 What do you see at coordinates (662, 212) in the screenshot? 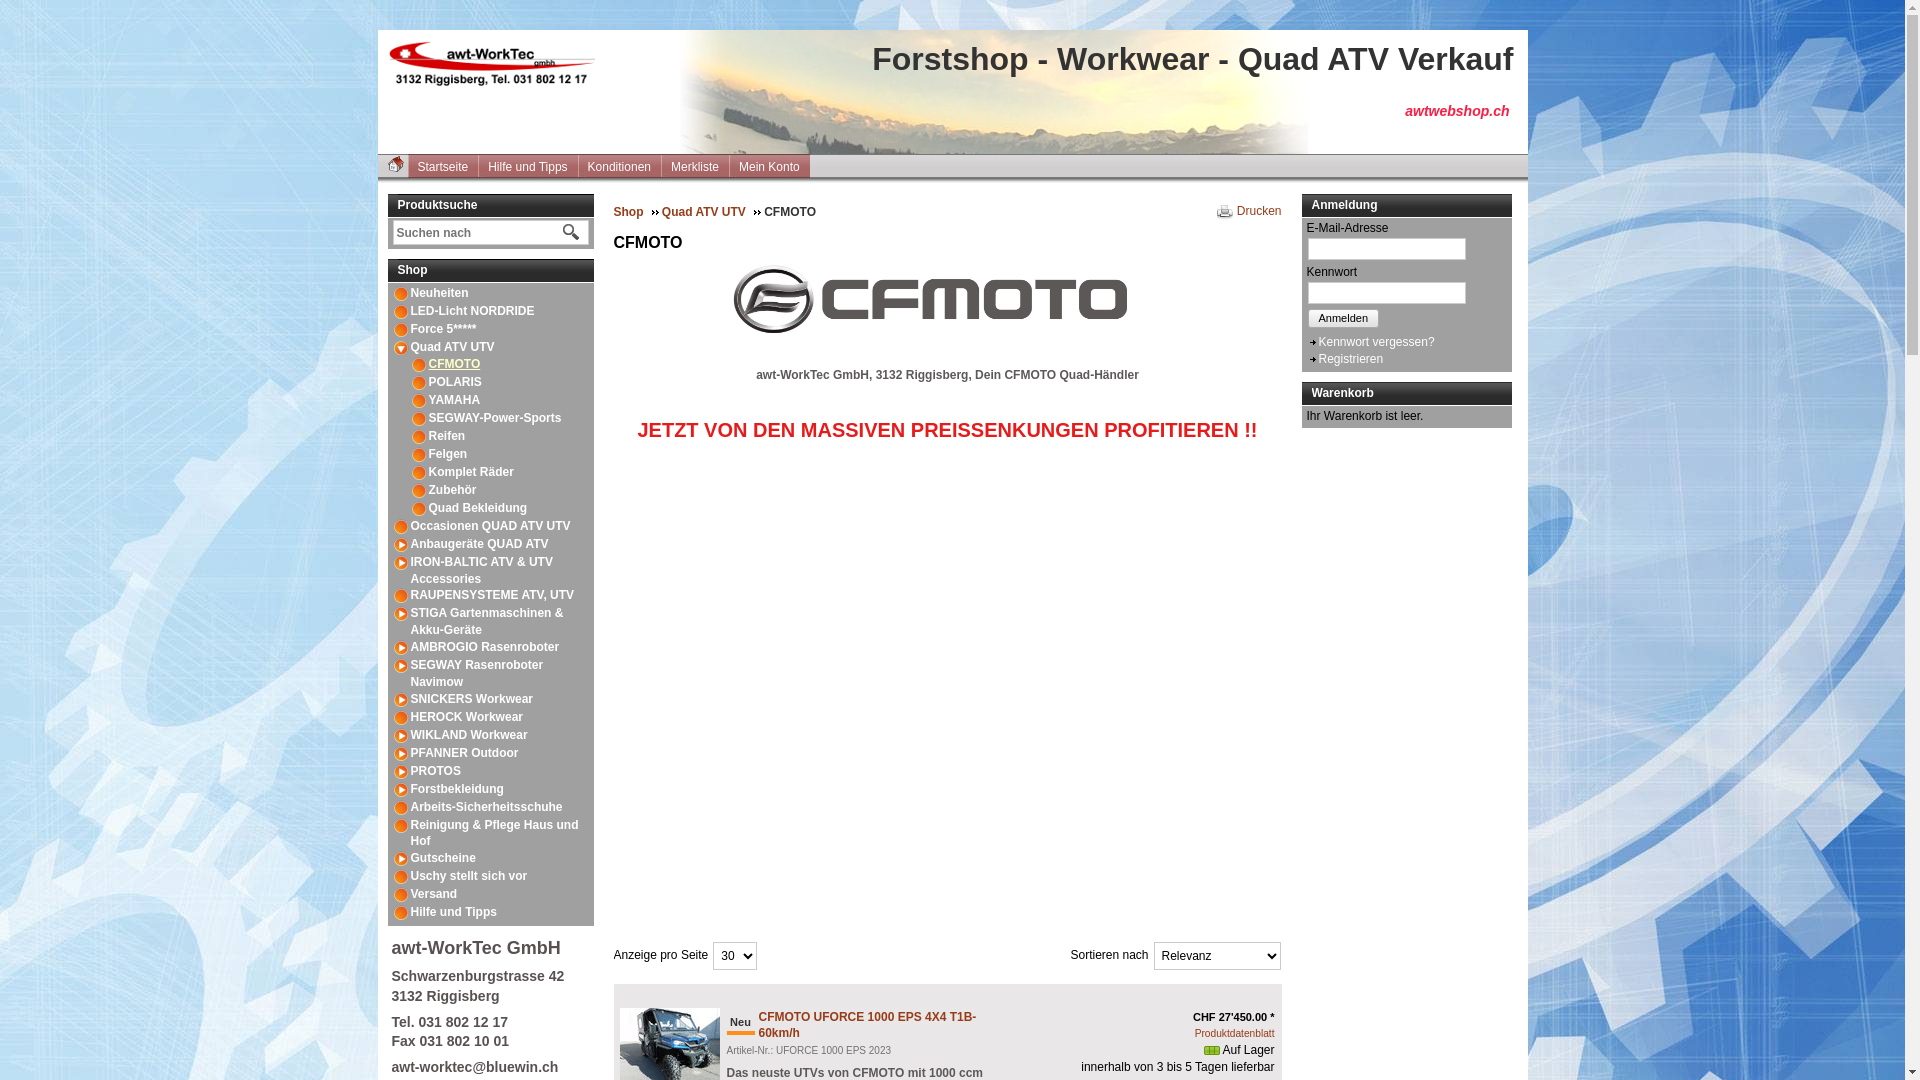
I see `'Quad ATV UTV'` at bounding box center [662, 212].